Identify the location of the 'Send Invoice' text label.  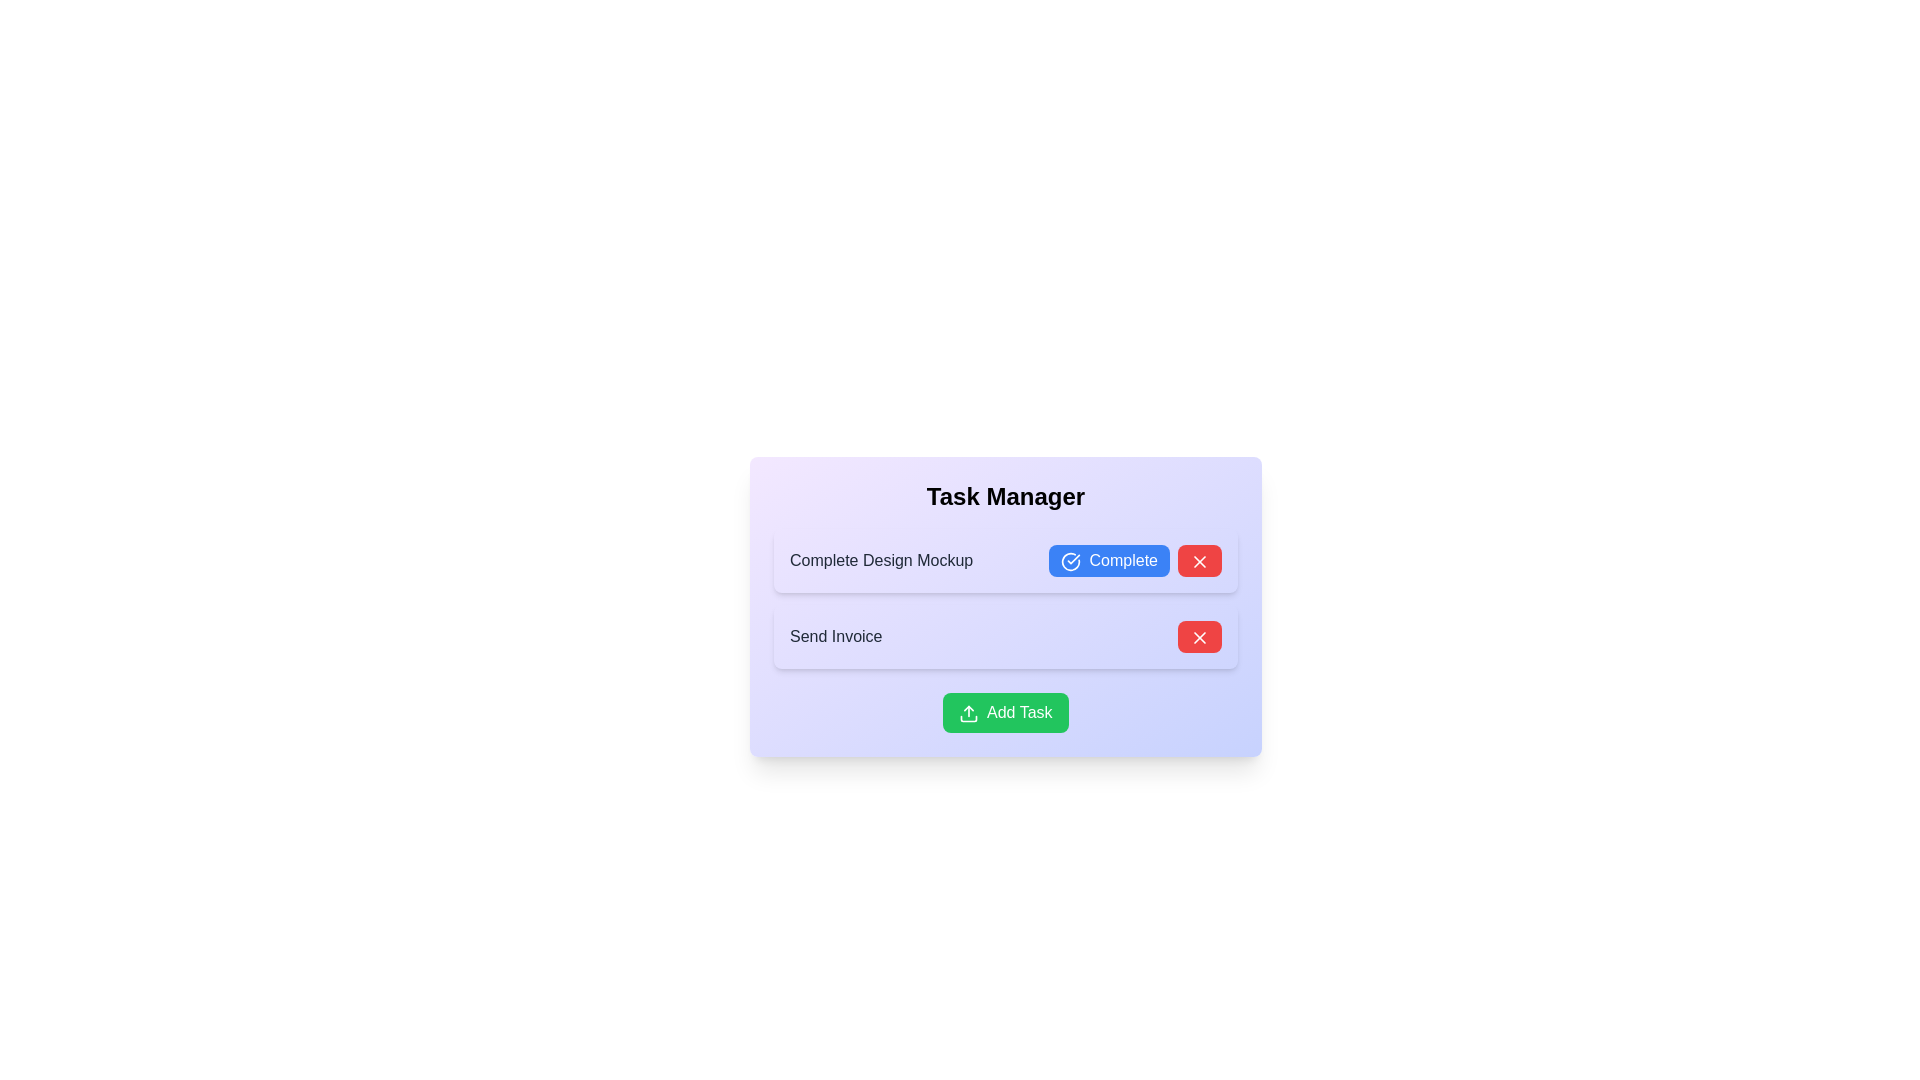
(835, 636).